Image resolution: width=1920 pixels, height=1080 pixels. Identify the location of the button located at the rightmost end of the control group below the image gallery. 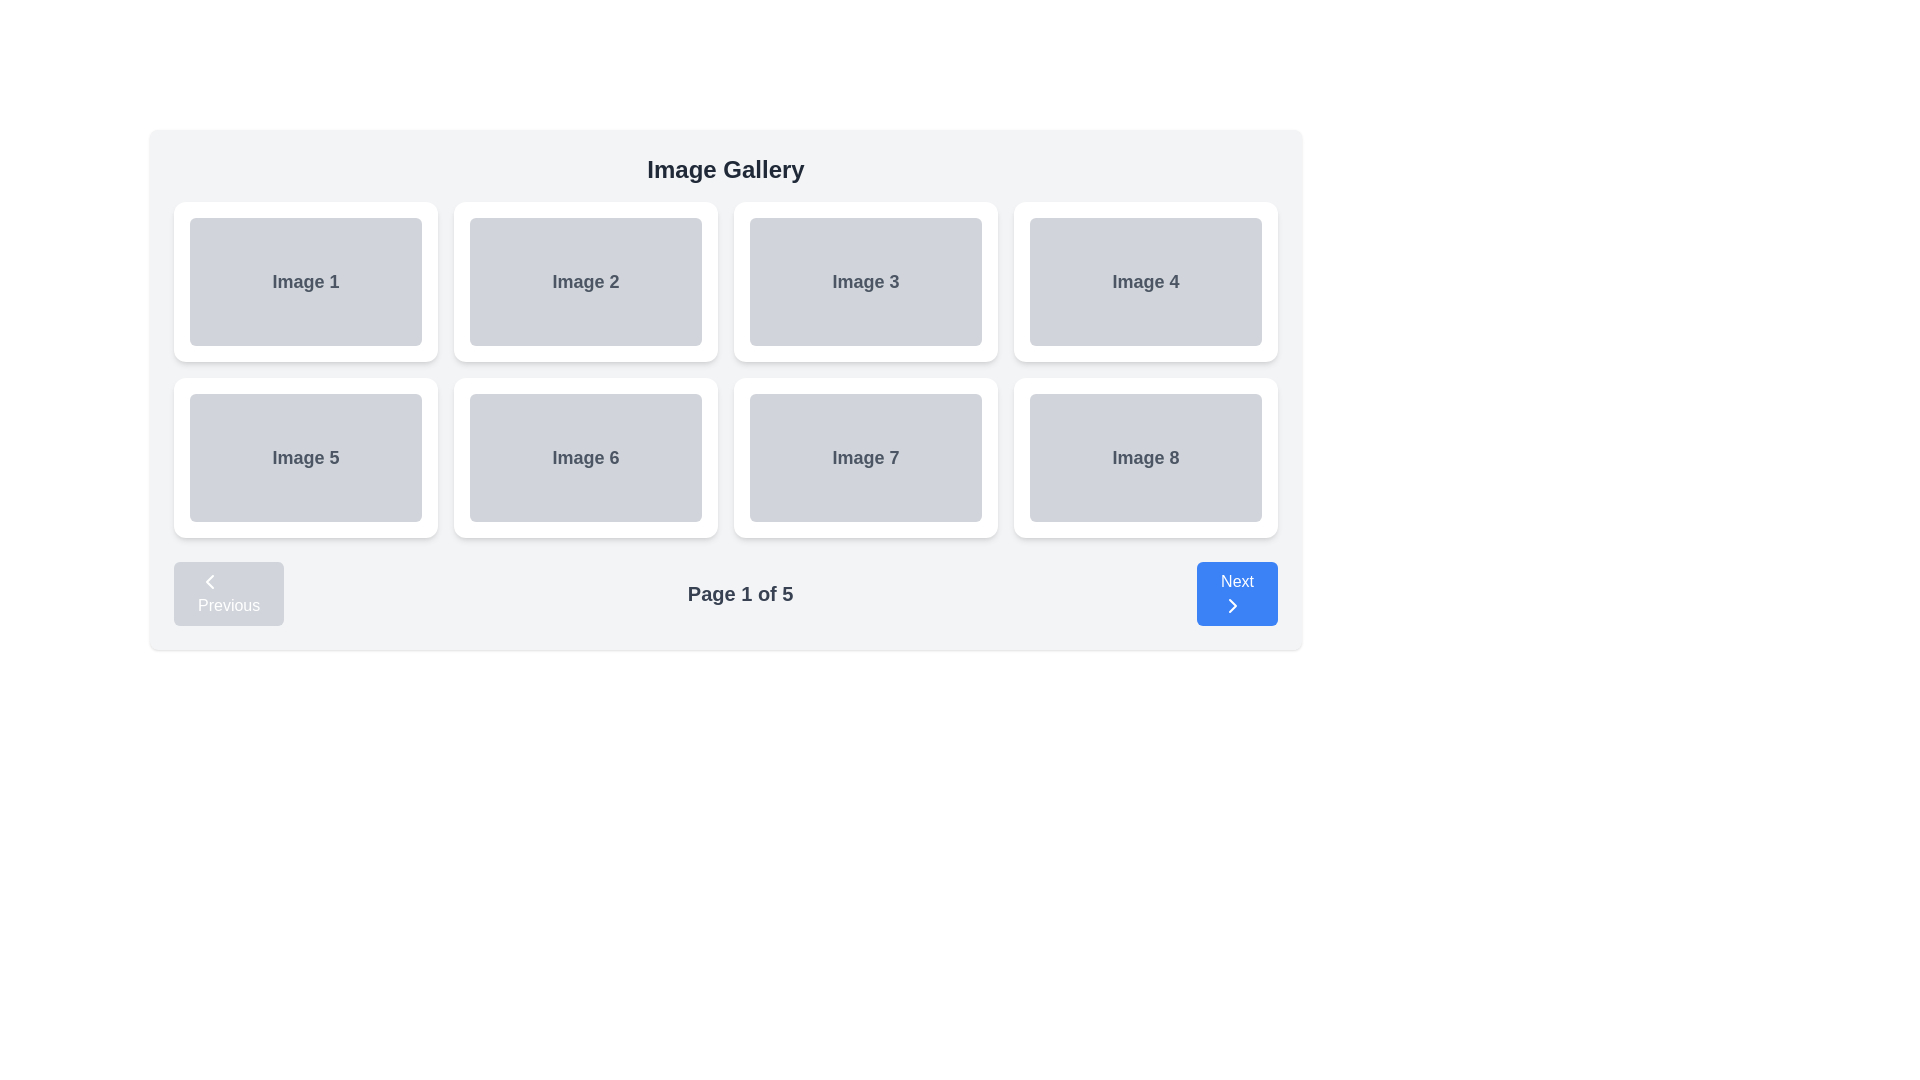
(1236, 593).